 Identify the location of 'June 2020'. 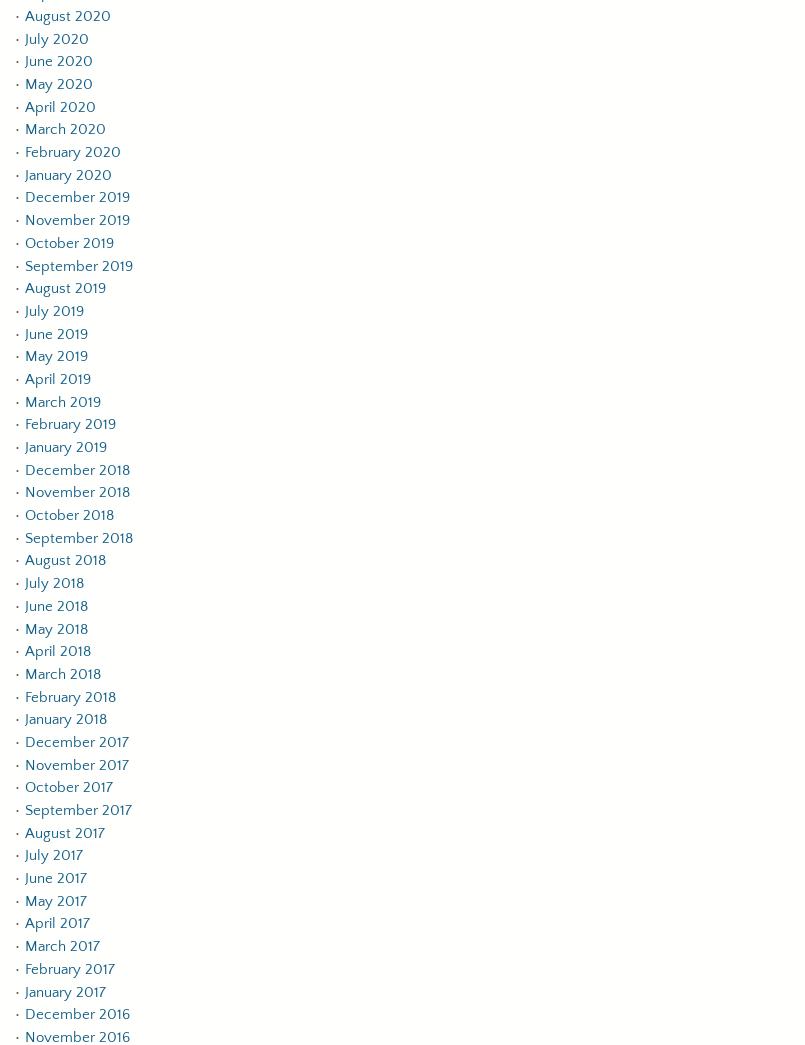
(58, 61).